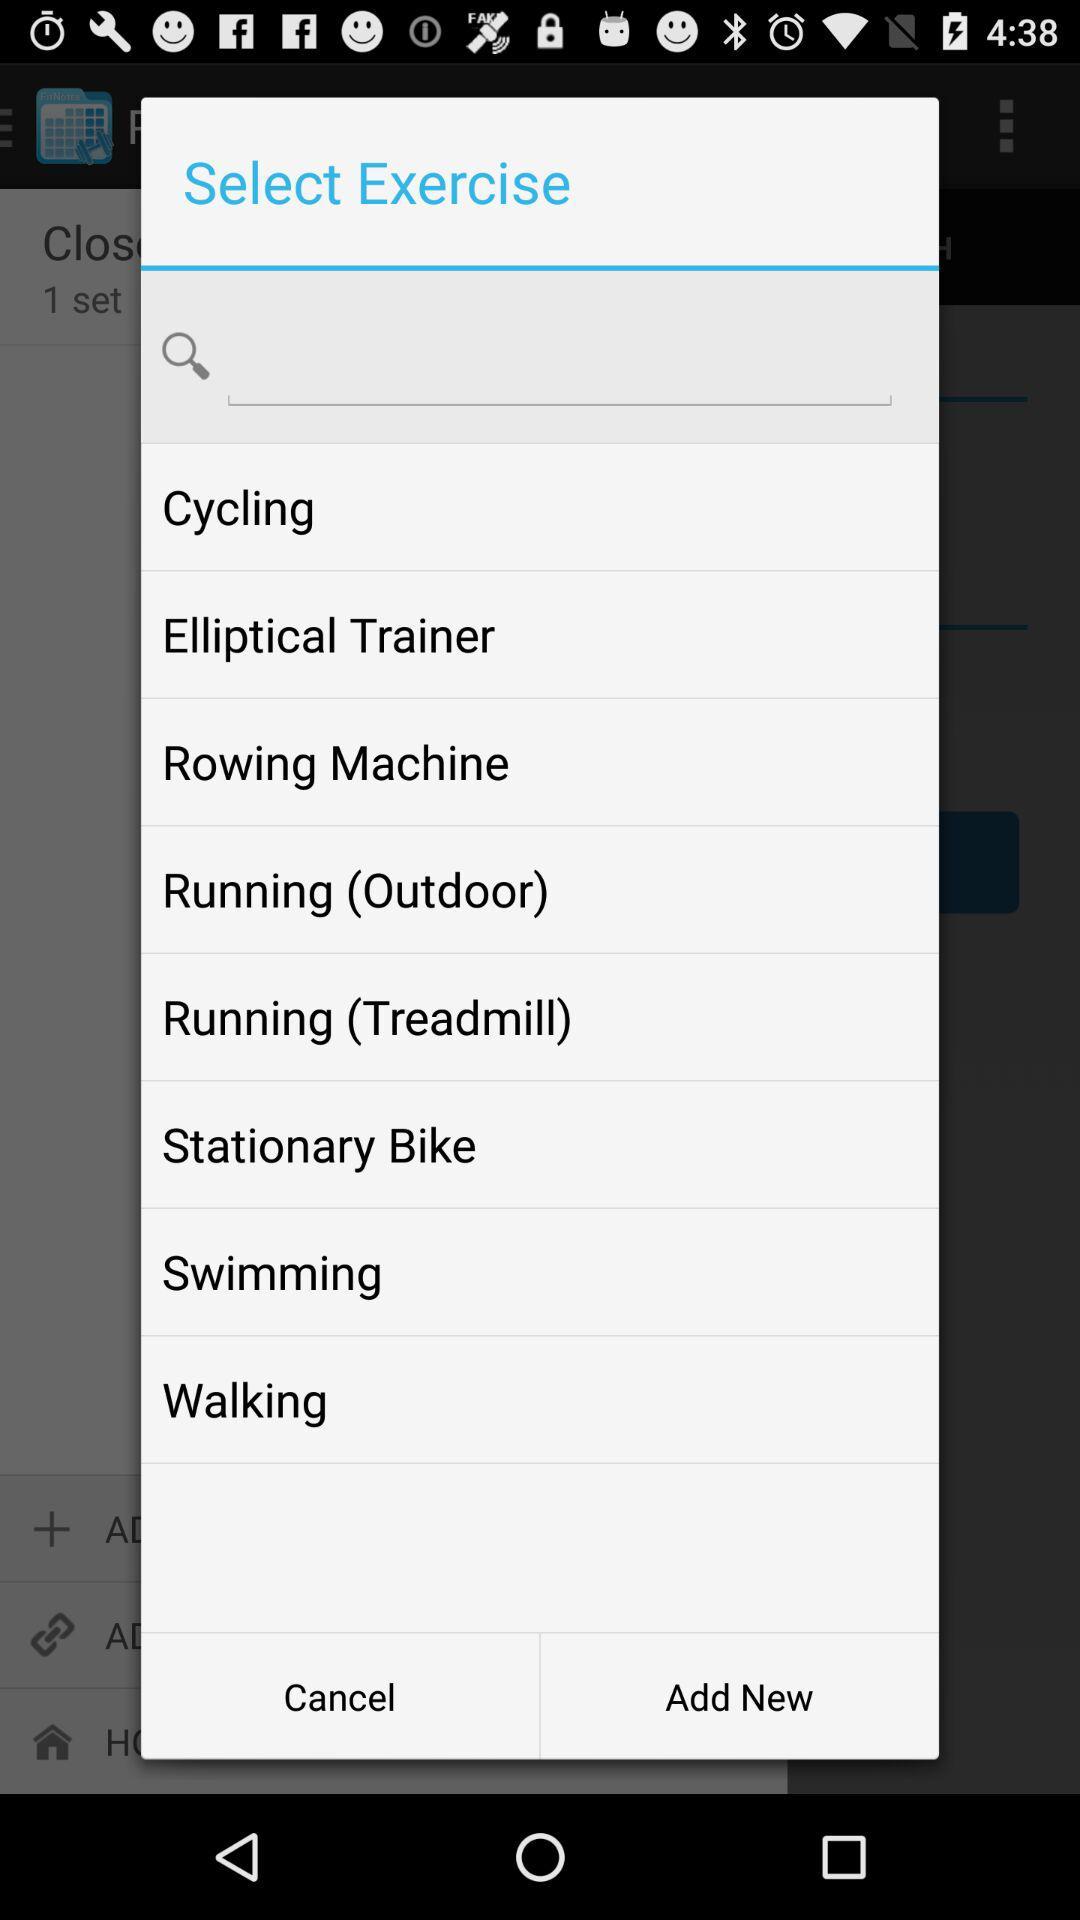  What do you see at coordinates (559, 354) in the screenshot?
I see `search` at bounding box center [559, 354].